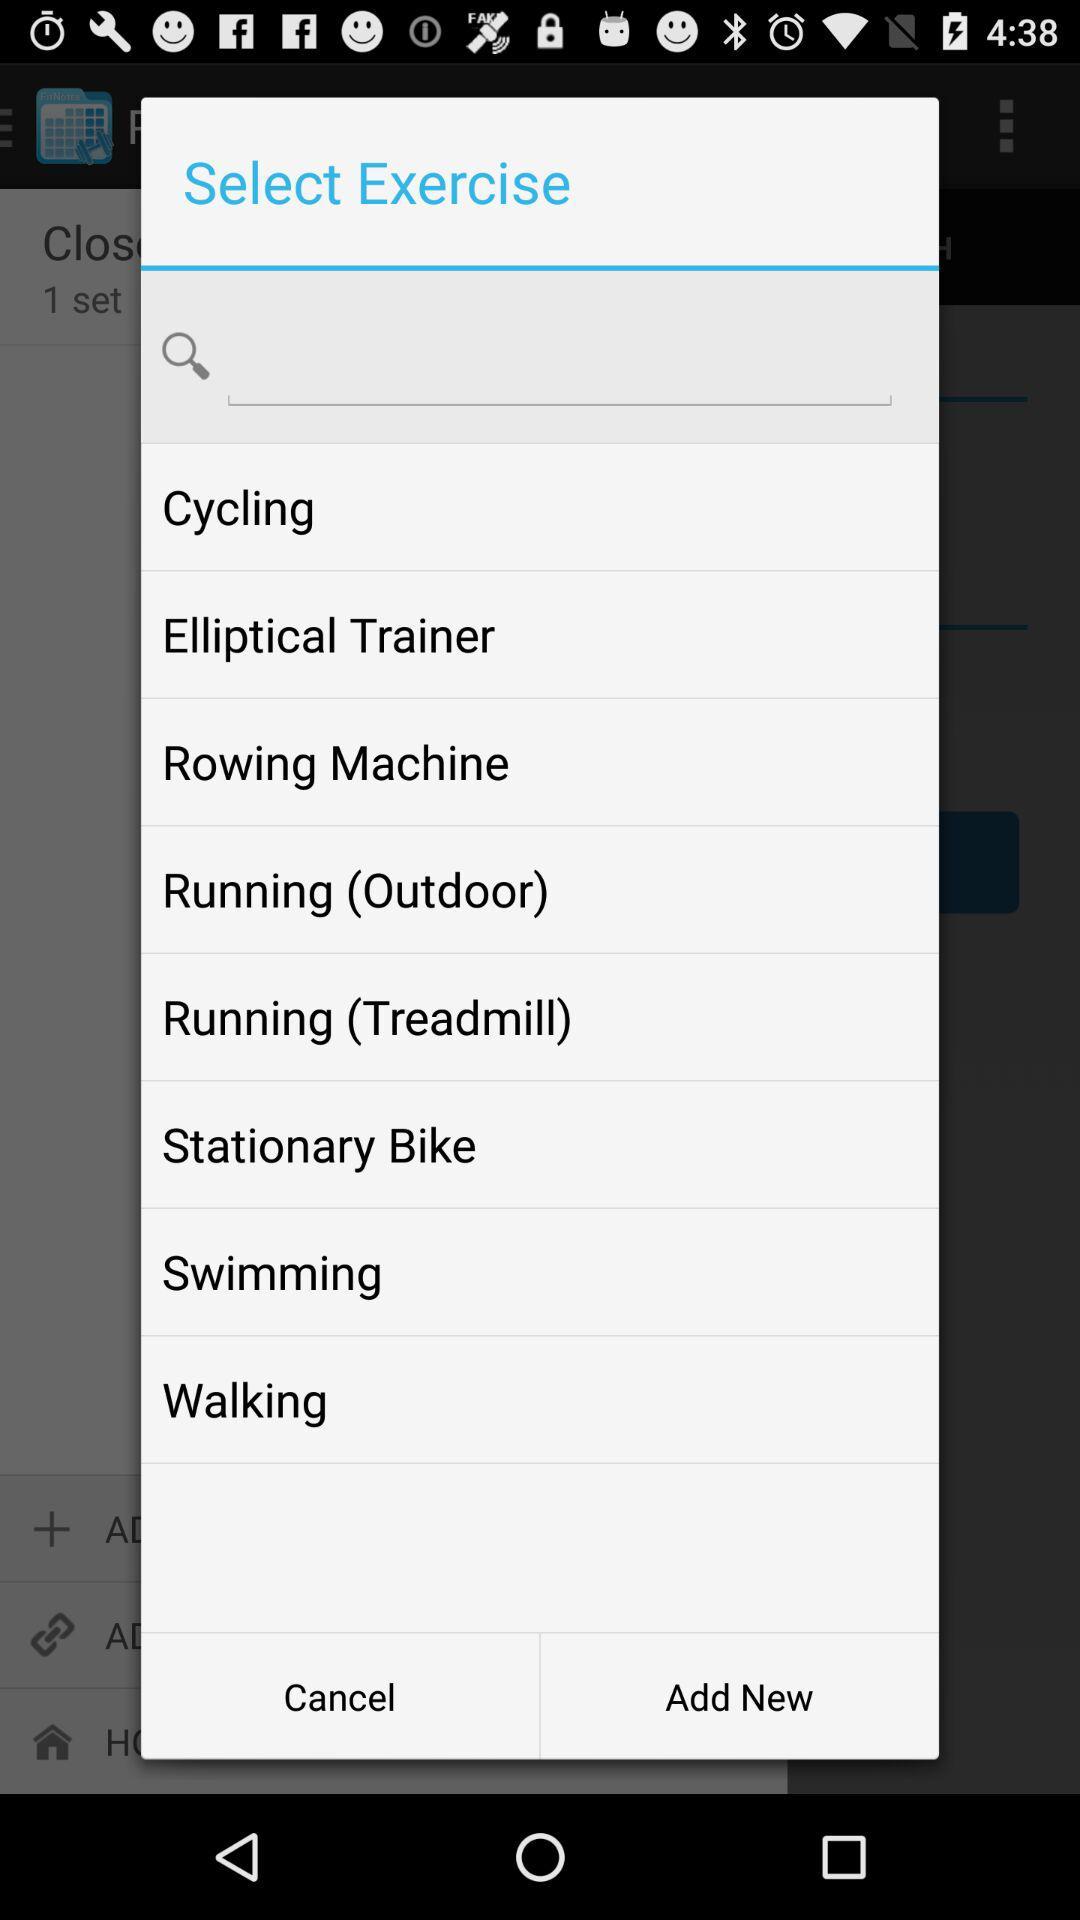  What do you see at coordinates (559, 354) in the screenshot?
I see `search` at bounding box center [559, 354].